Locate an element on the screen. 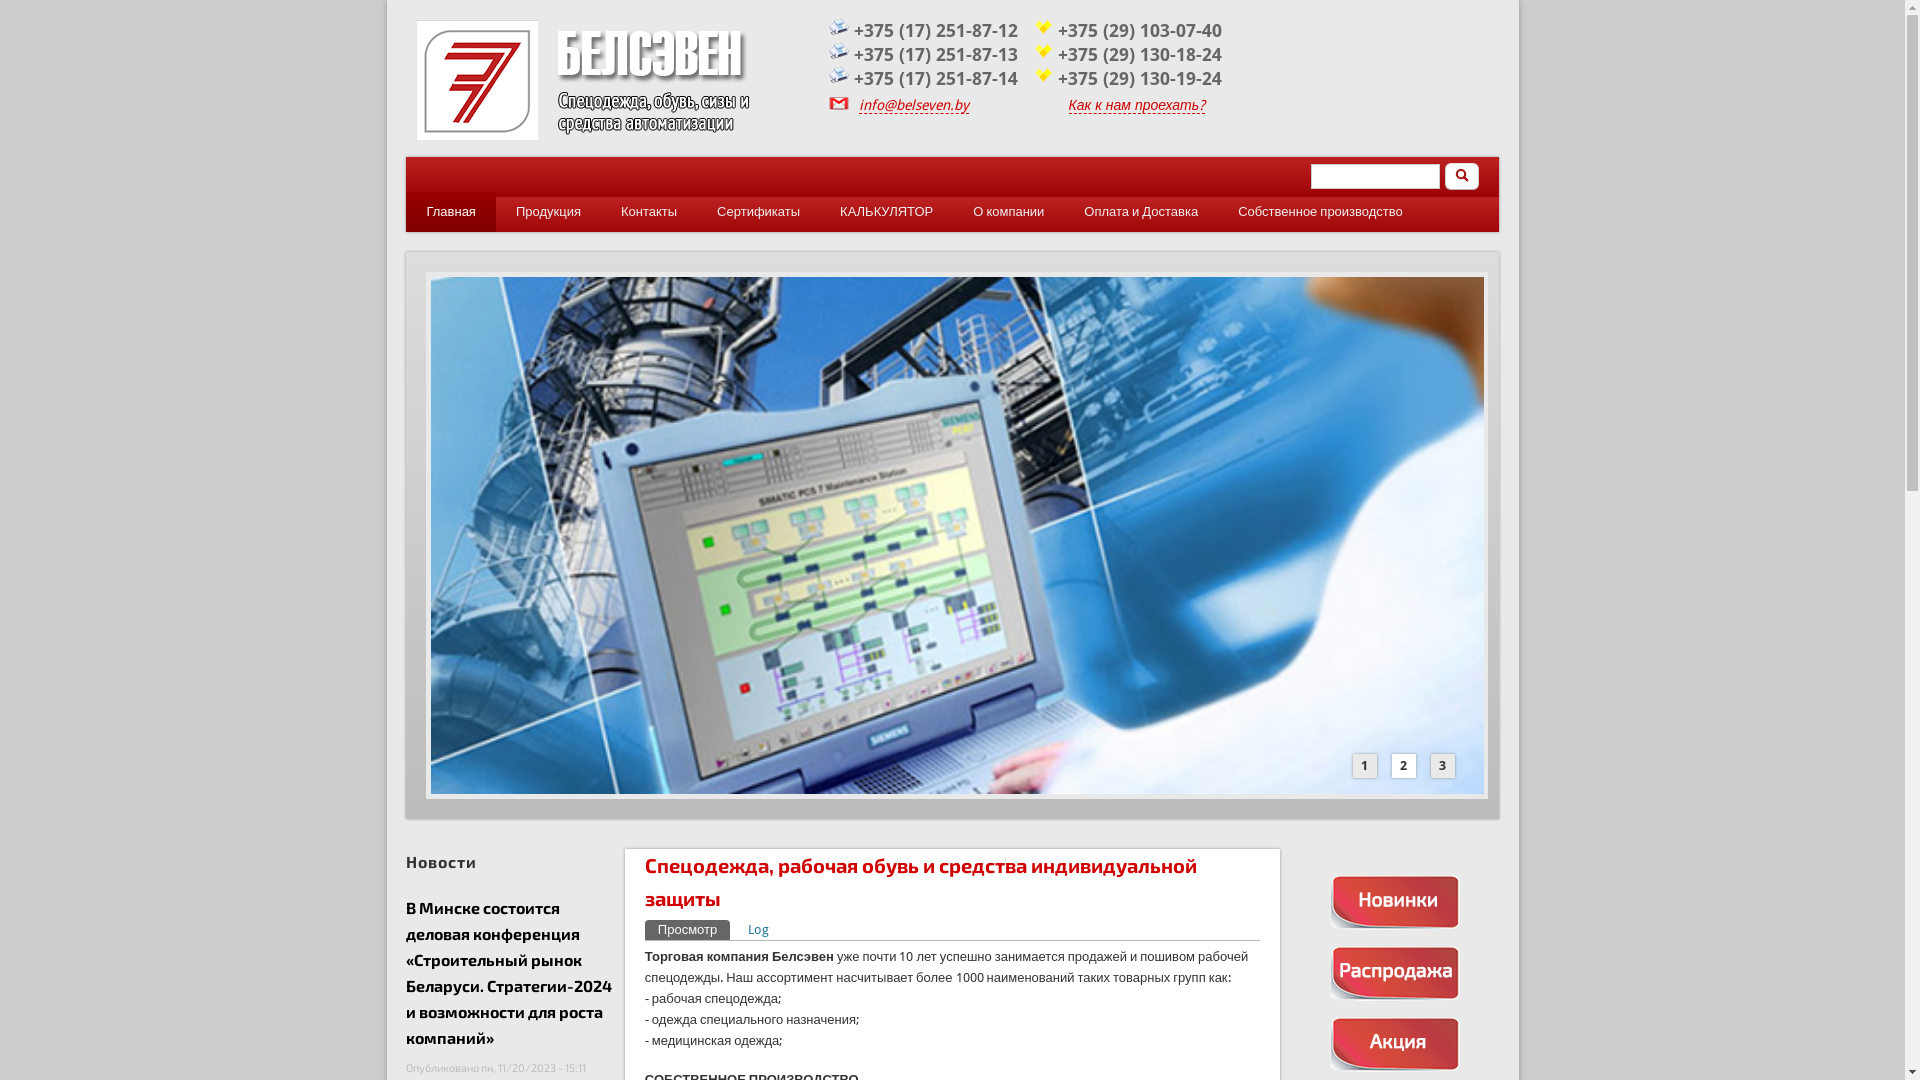 This screenshot has height=1080, width=1920. '2' is located at coordinates (1391, 765).